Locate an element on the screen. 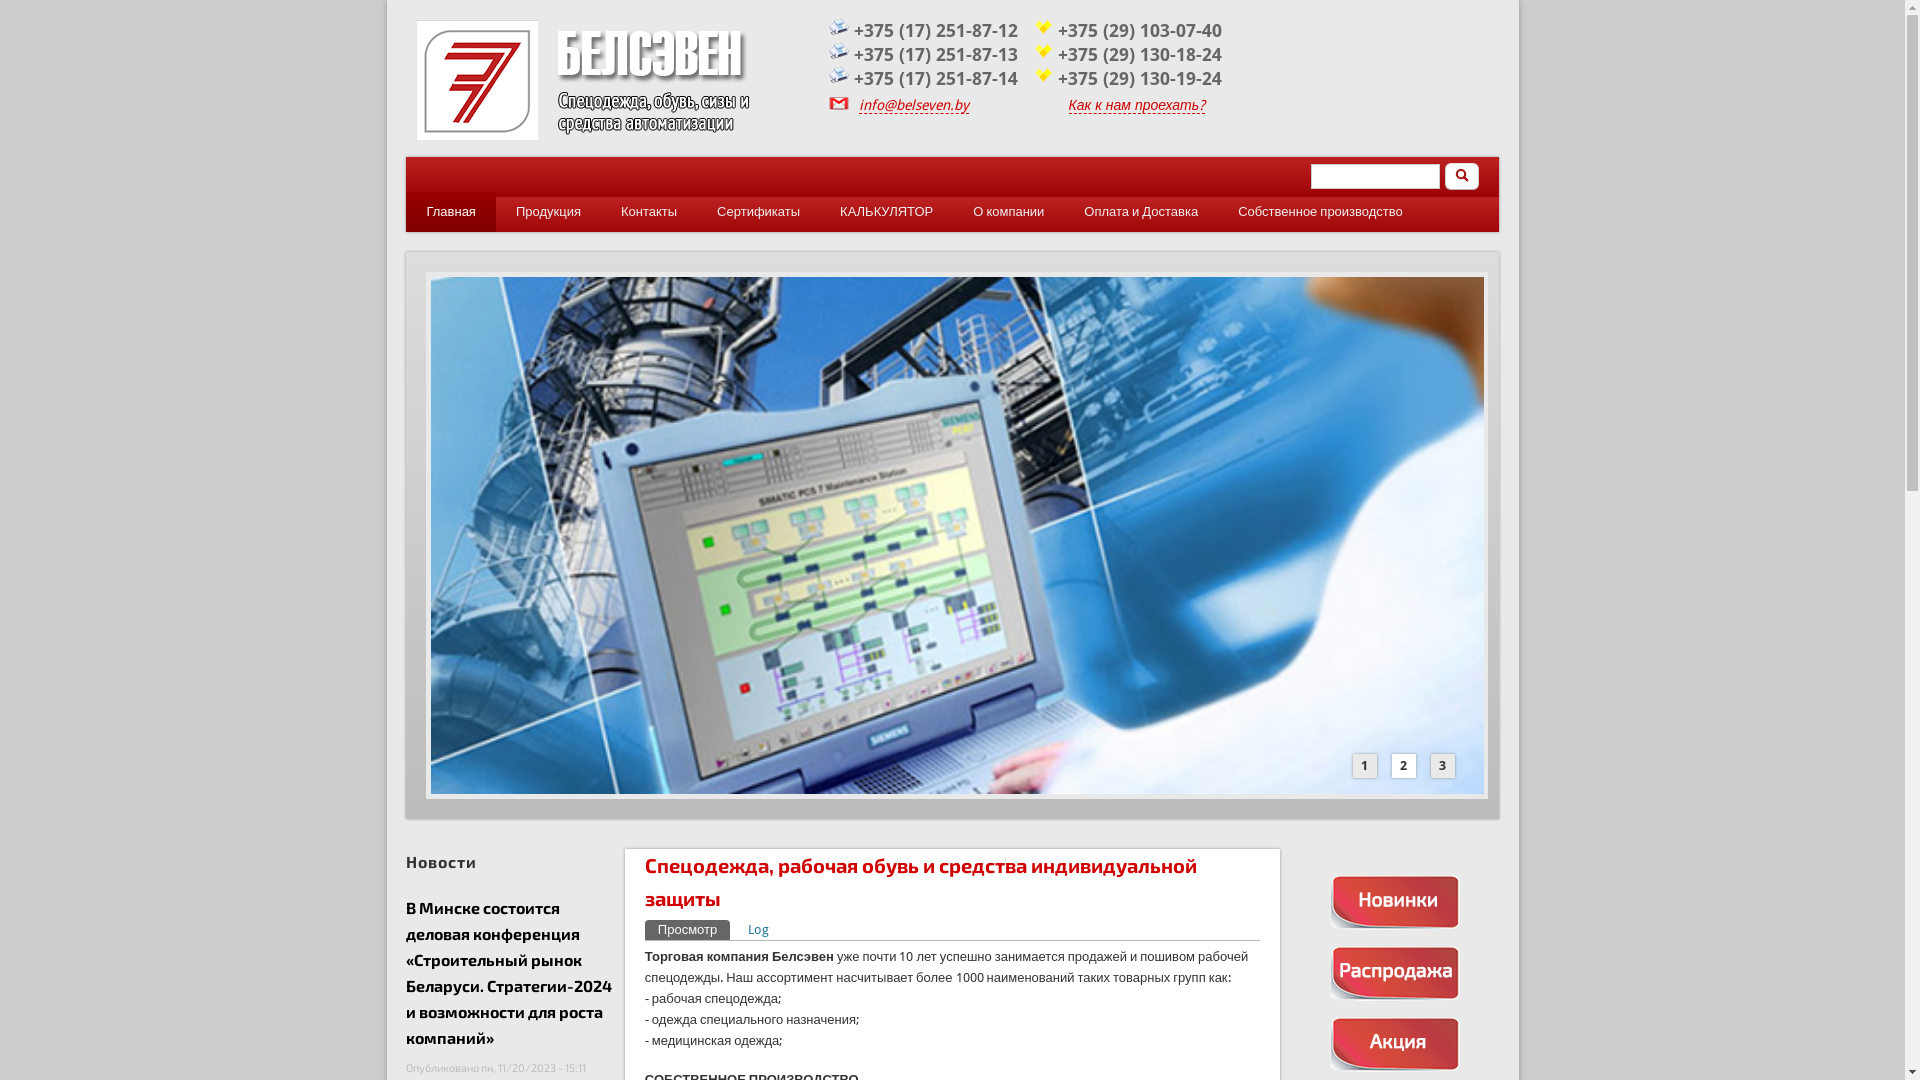 This screenshot has height=1080, width=1920. '2' is located at coordinates (1391, 765).